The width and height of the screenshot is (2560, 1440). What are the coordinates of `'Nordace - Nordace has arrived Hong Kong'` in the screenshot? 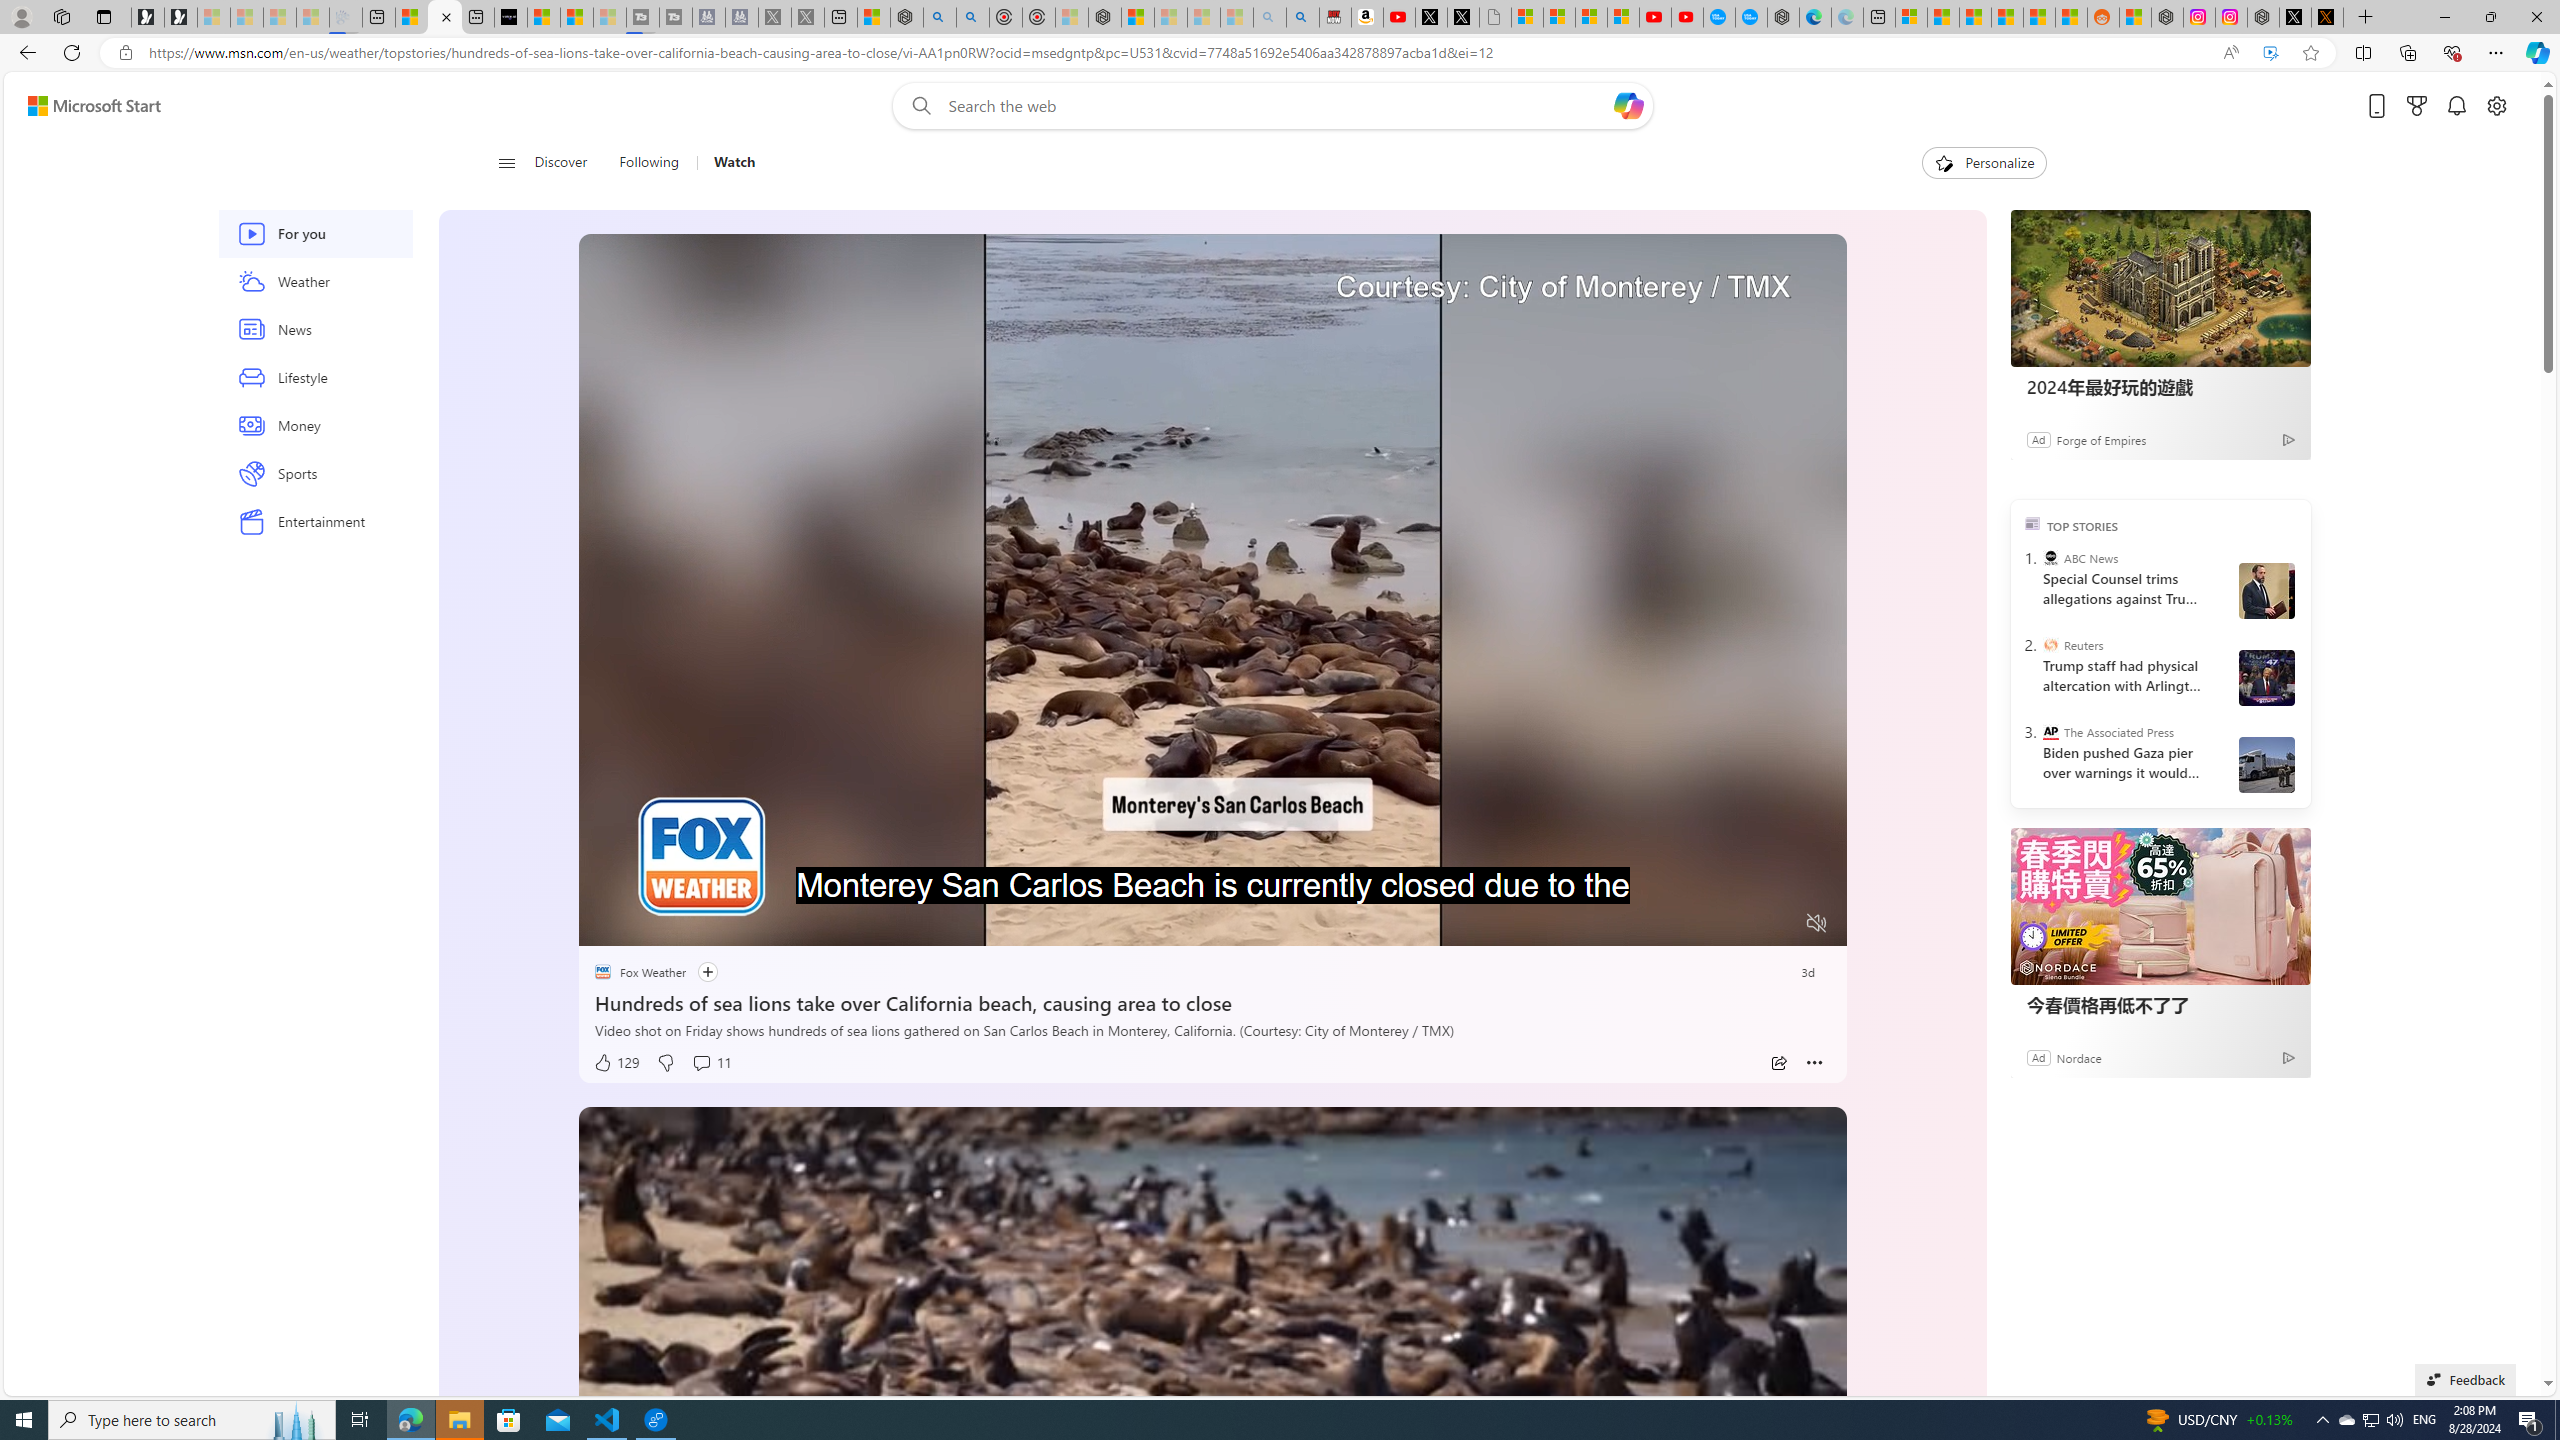 It's located at (1782, 16).